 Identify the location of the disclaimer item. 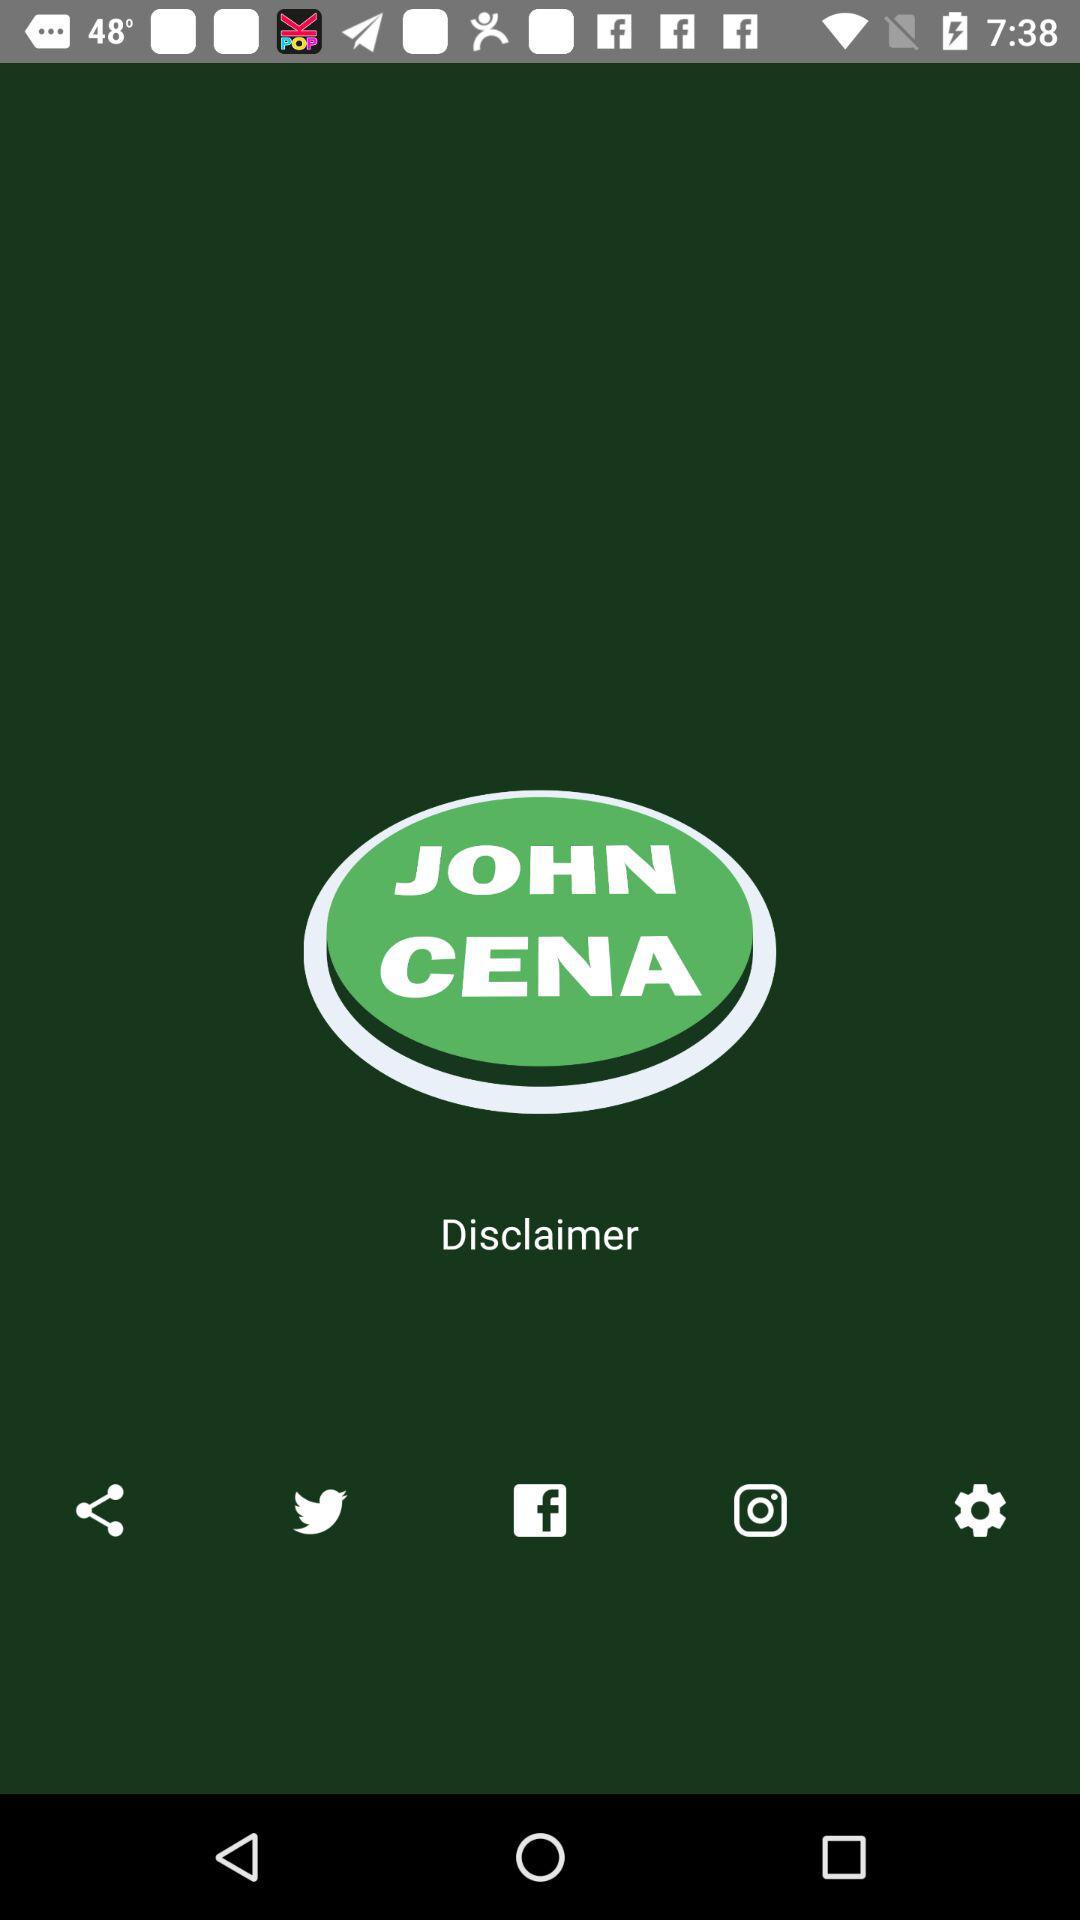
(538, 1232).